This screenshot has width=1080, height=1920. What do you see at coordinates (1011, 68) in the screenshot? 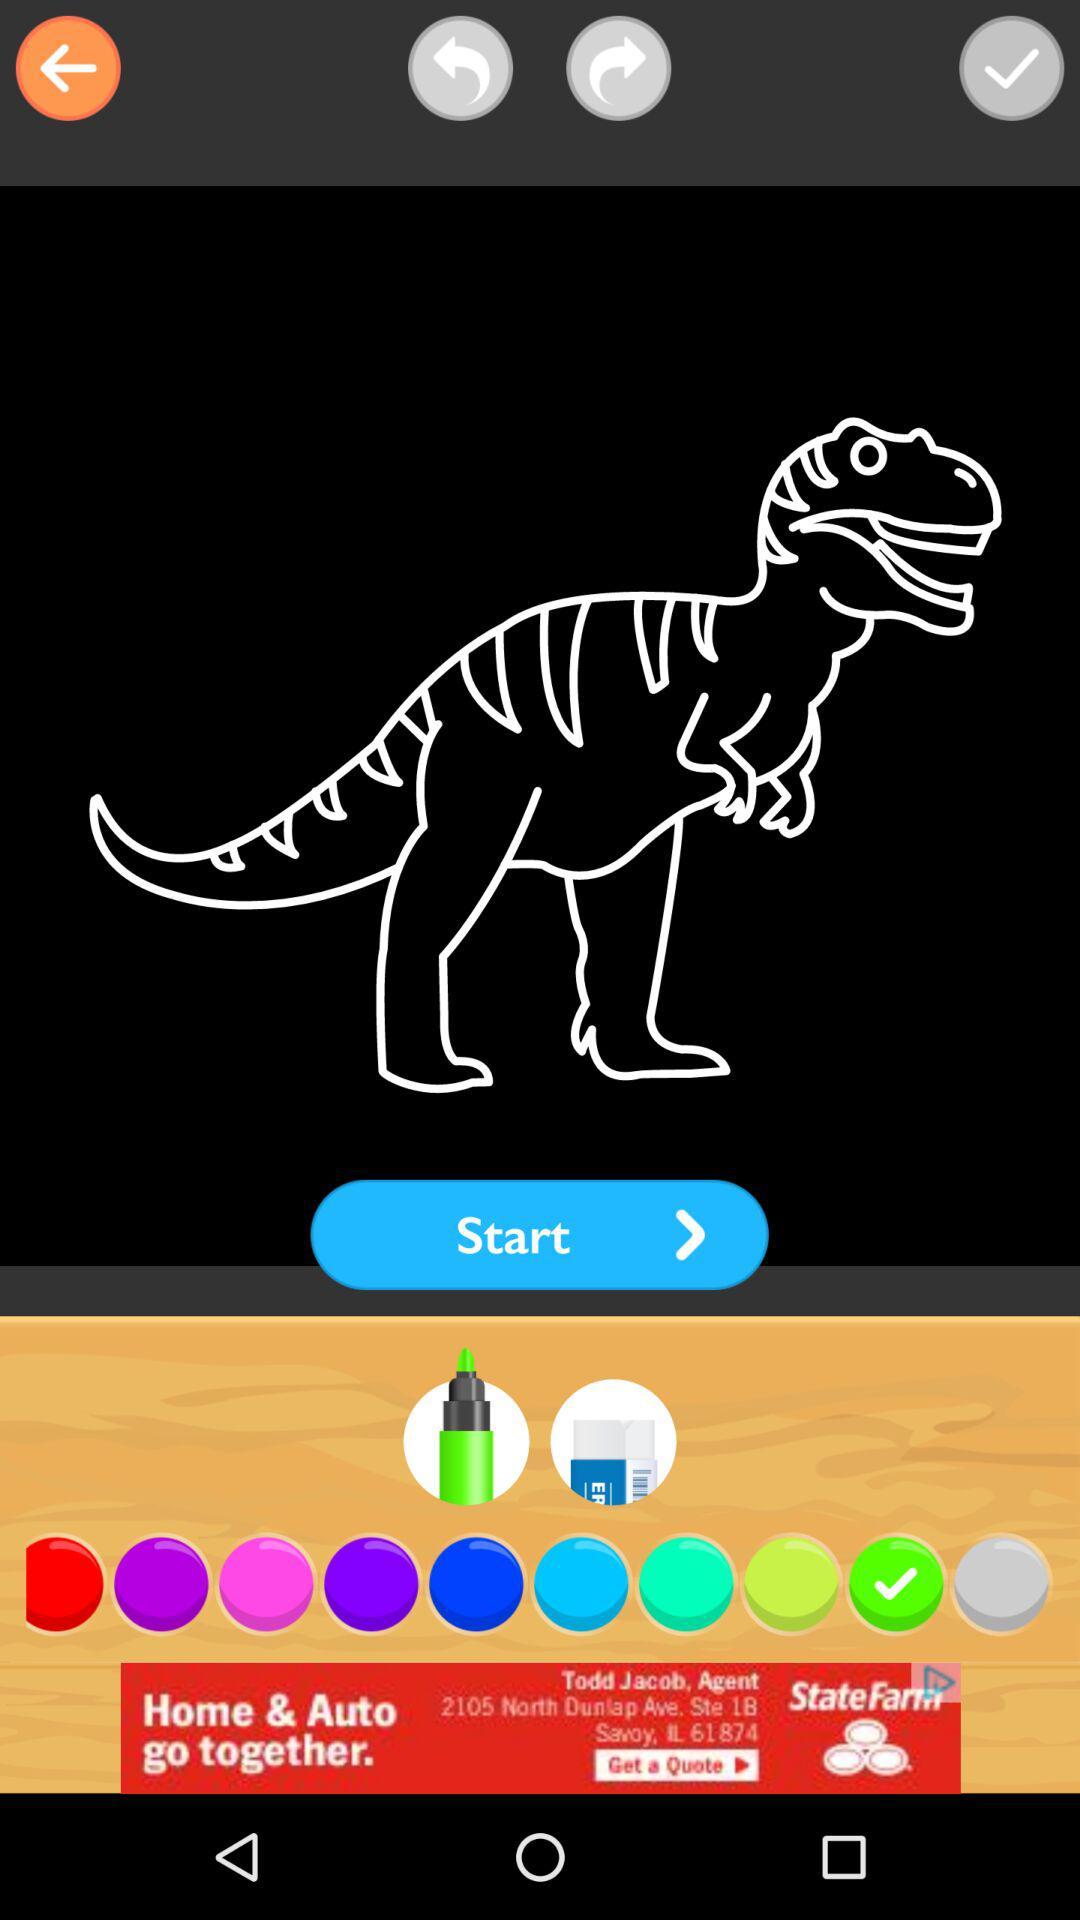
I see `picture` at bounding box center [1011, 68].